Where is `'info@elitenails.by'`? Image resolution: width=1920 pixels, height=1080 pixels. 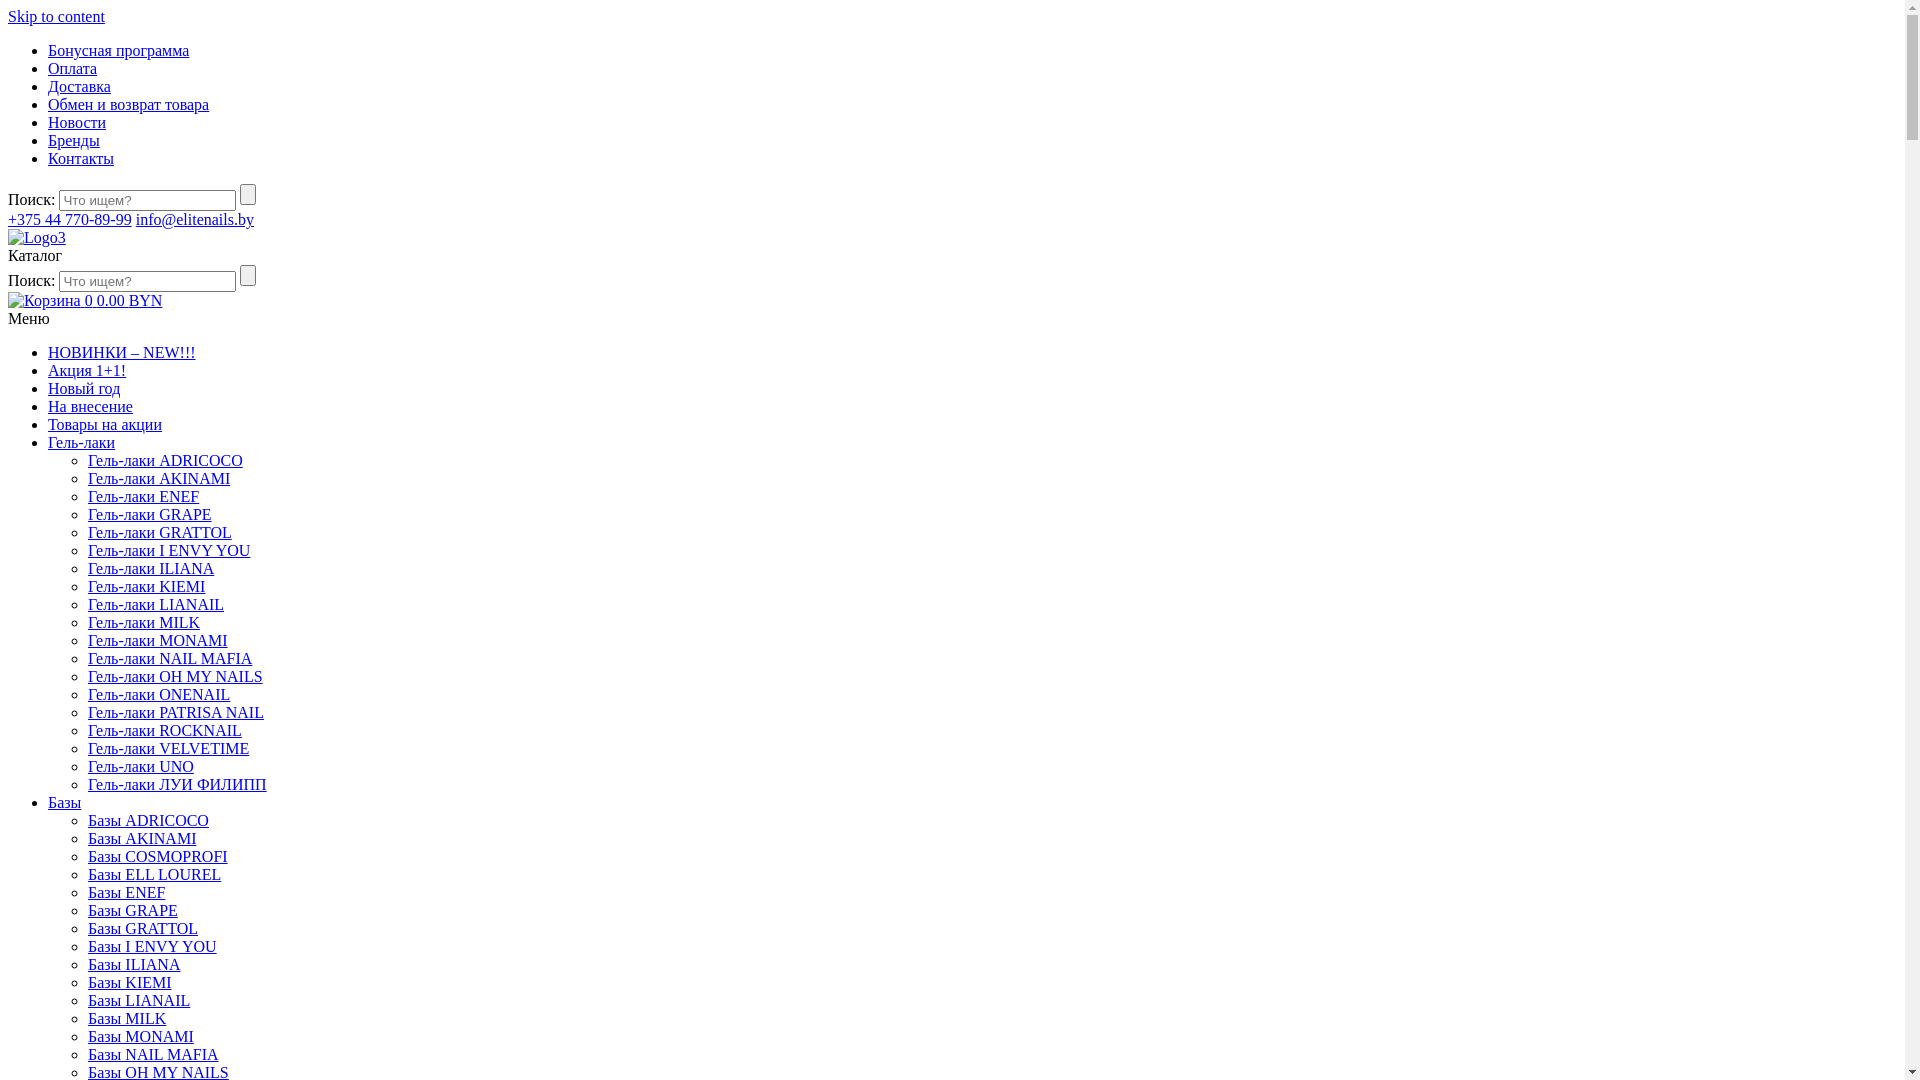
'info@elitenails.by' is located at coordinates (195, 219).